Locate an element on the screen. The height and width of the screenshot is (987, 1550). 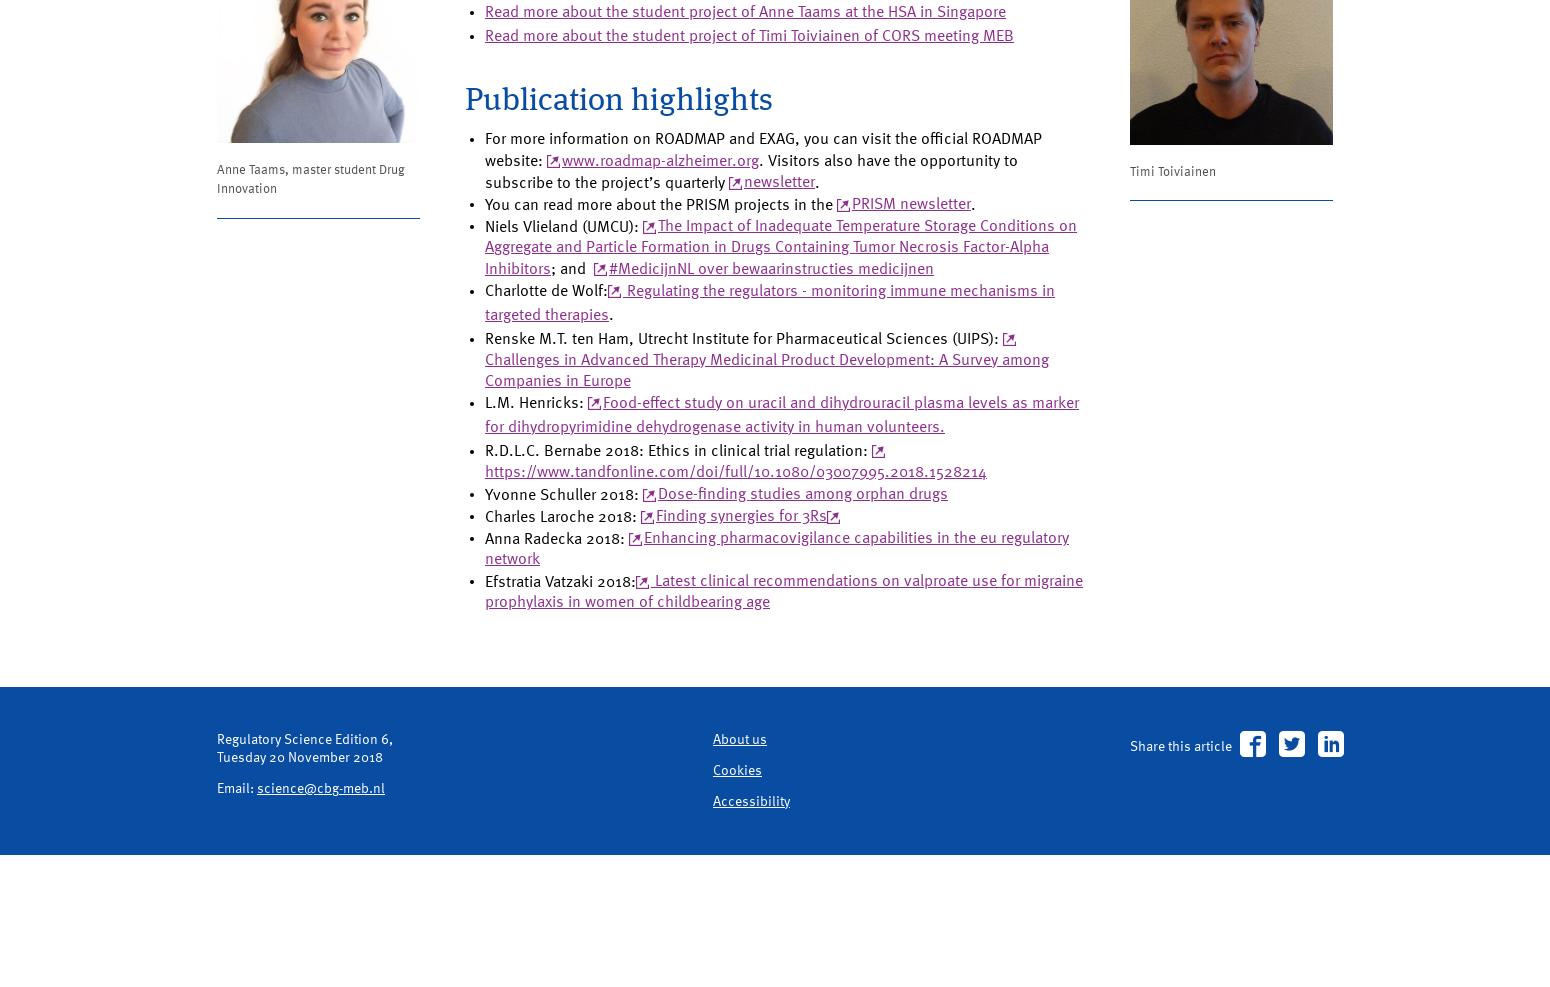
'Publication highlights' is located at coordinates (628, 173).